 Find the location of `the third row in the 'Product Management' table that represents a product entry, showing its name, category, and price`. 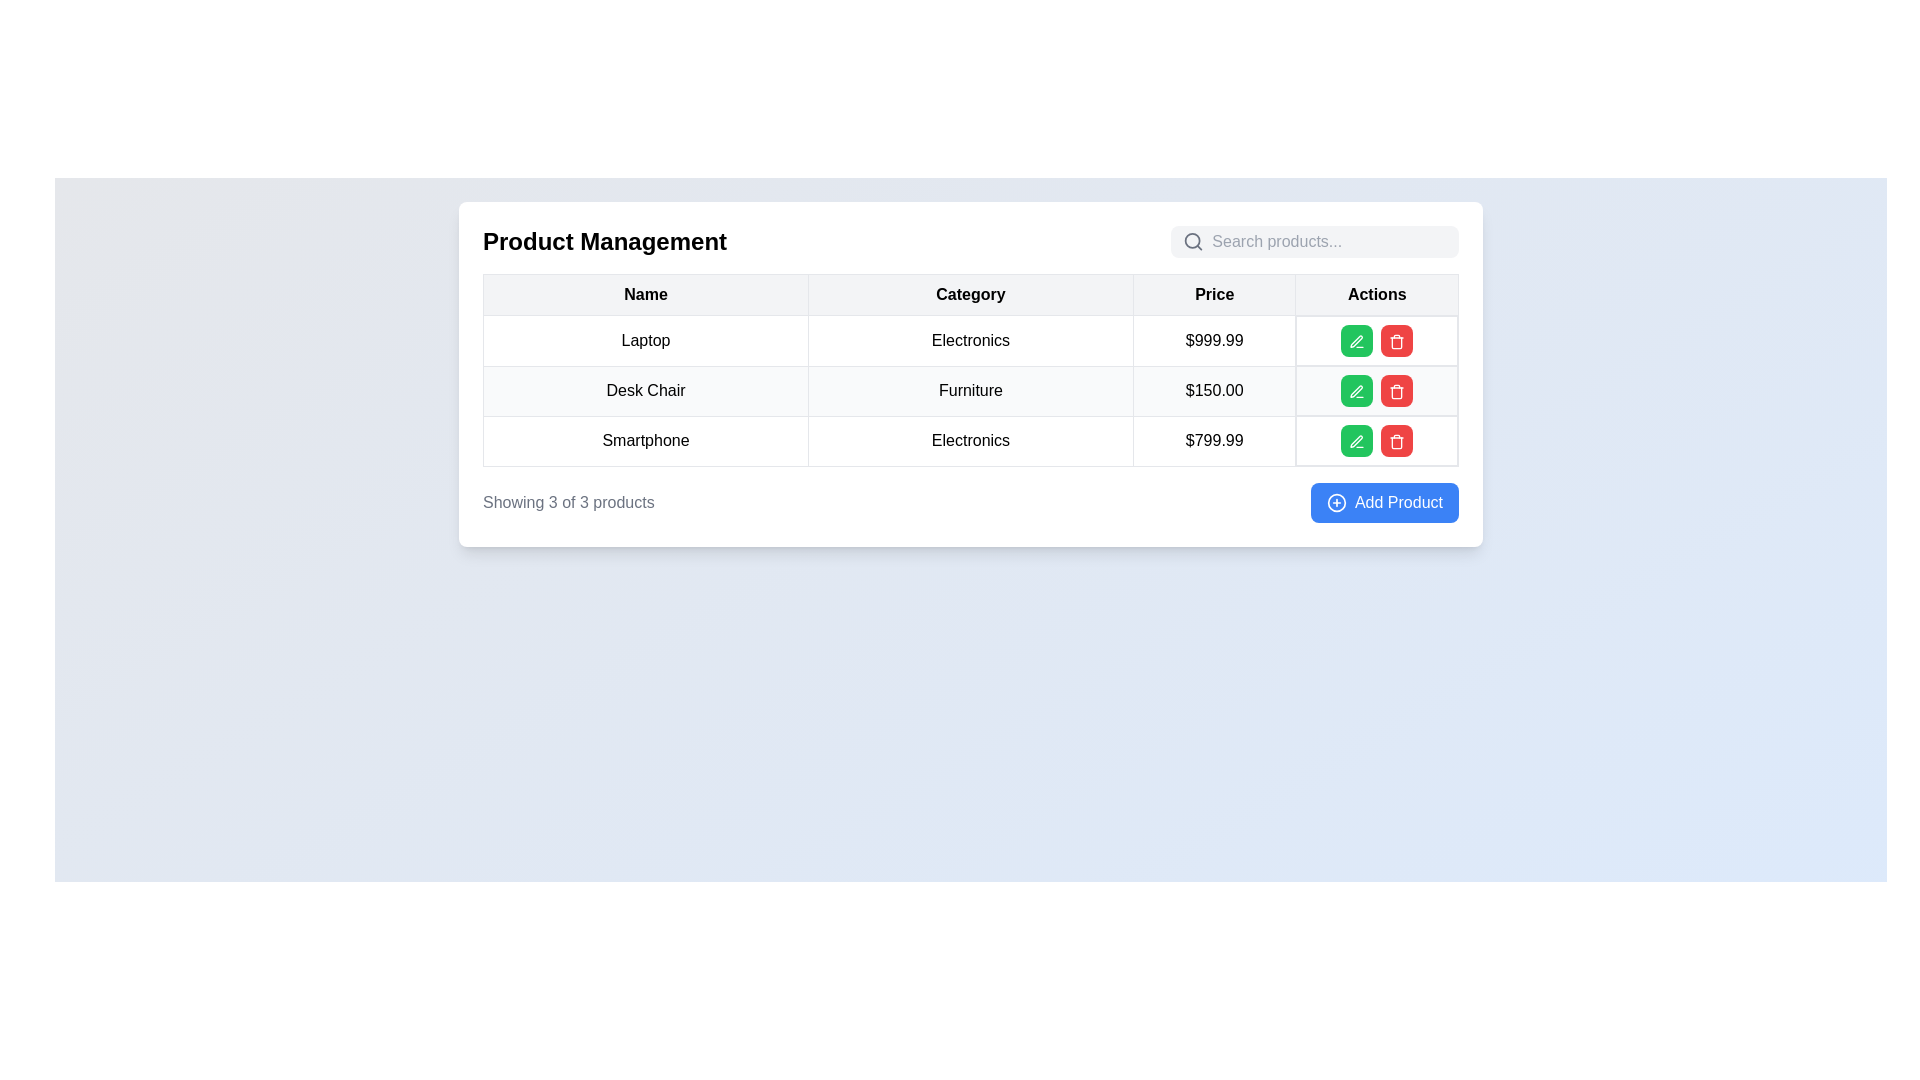

the third row in the 'Product Management' table that represents a product entry, showing its name, category, and price is located at coordinates (970, 439).